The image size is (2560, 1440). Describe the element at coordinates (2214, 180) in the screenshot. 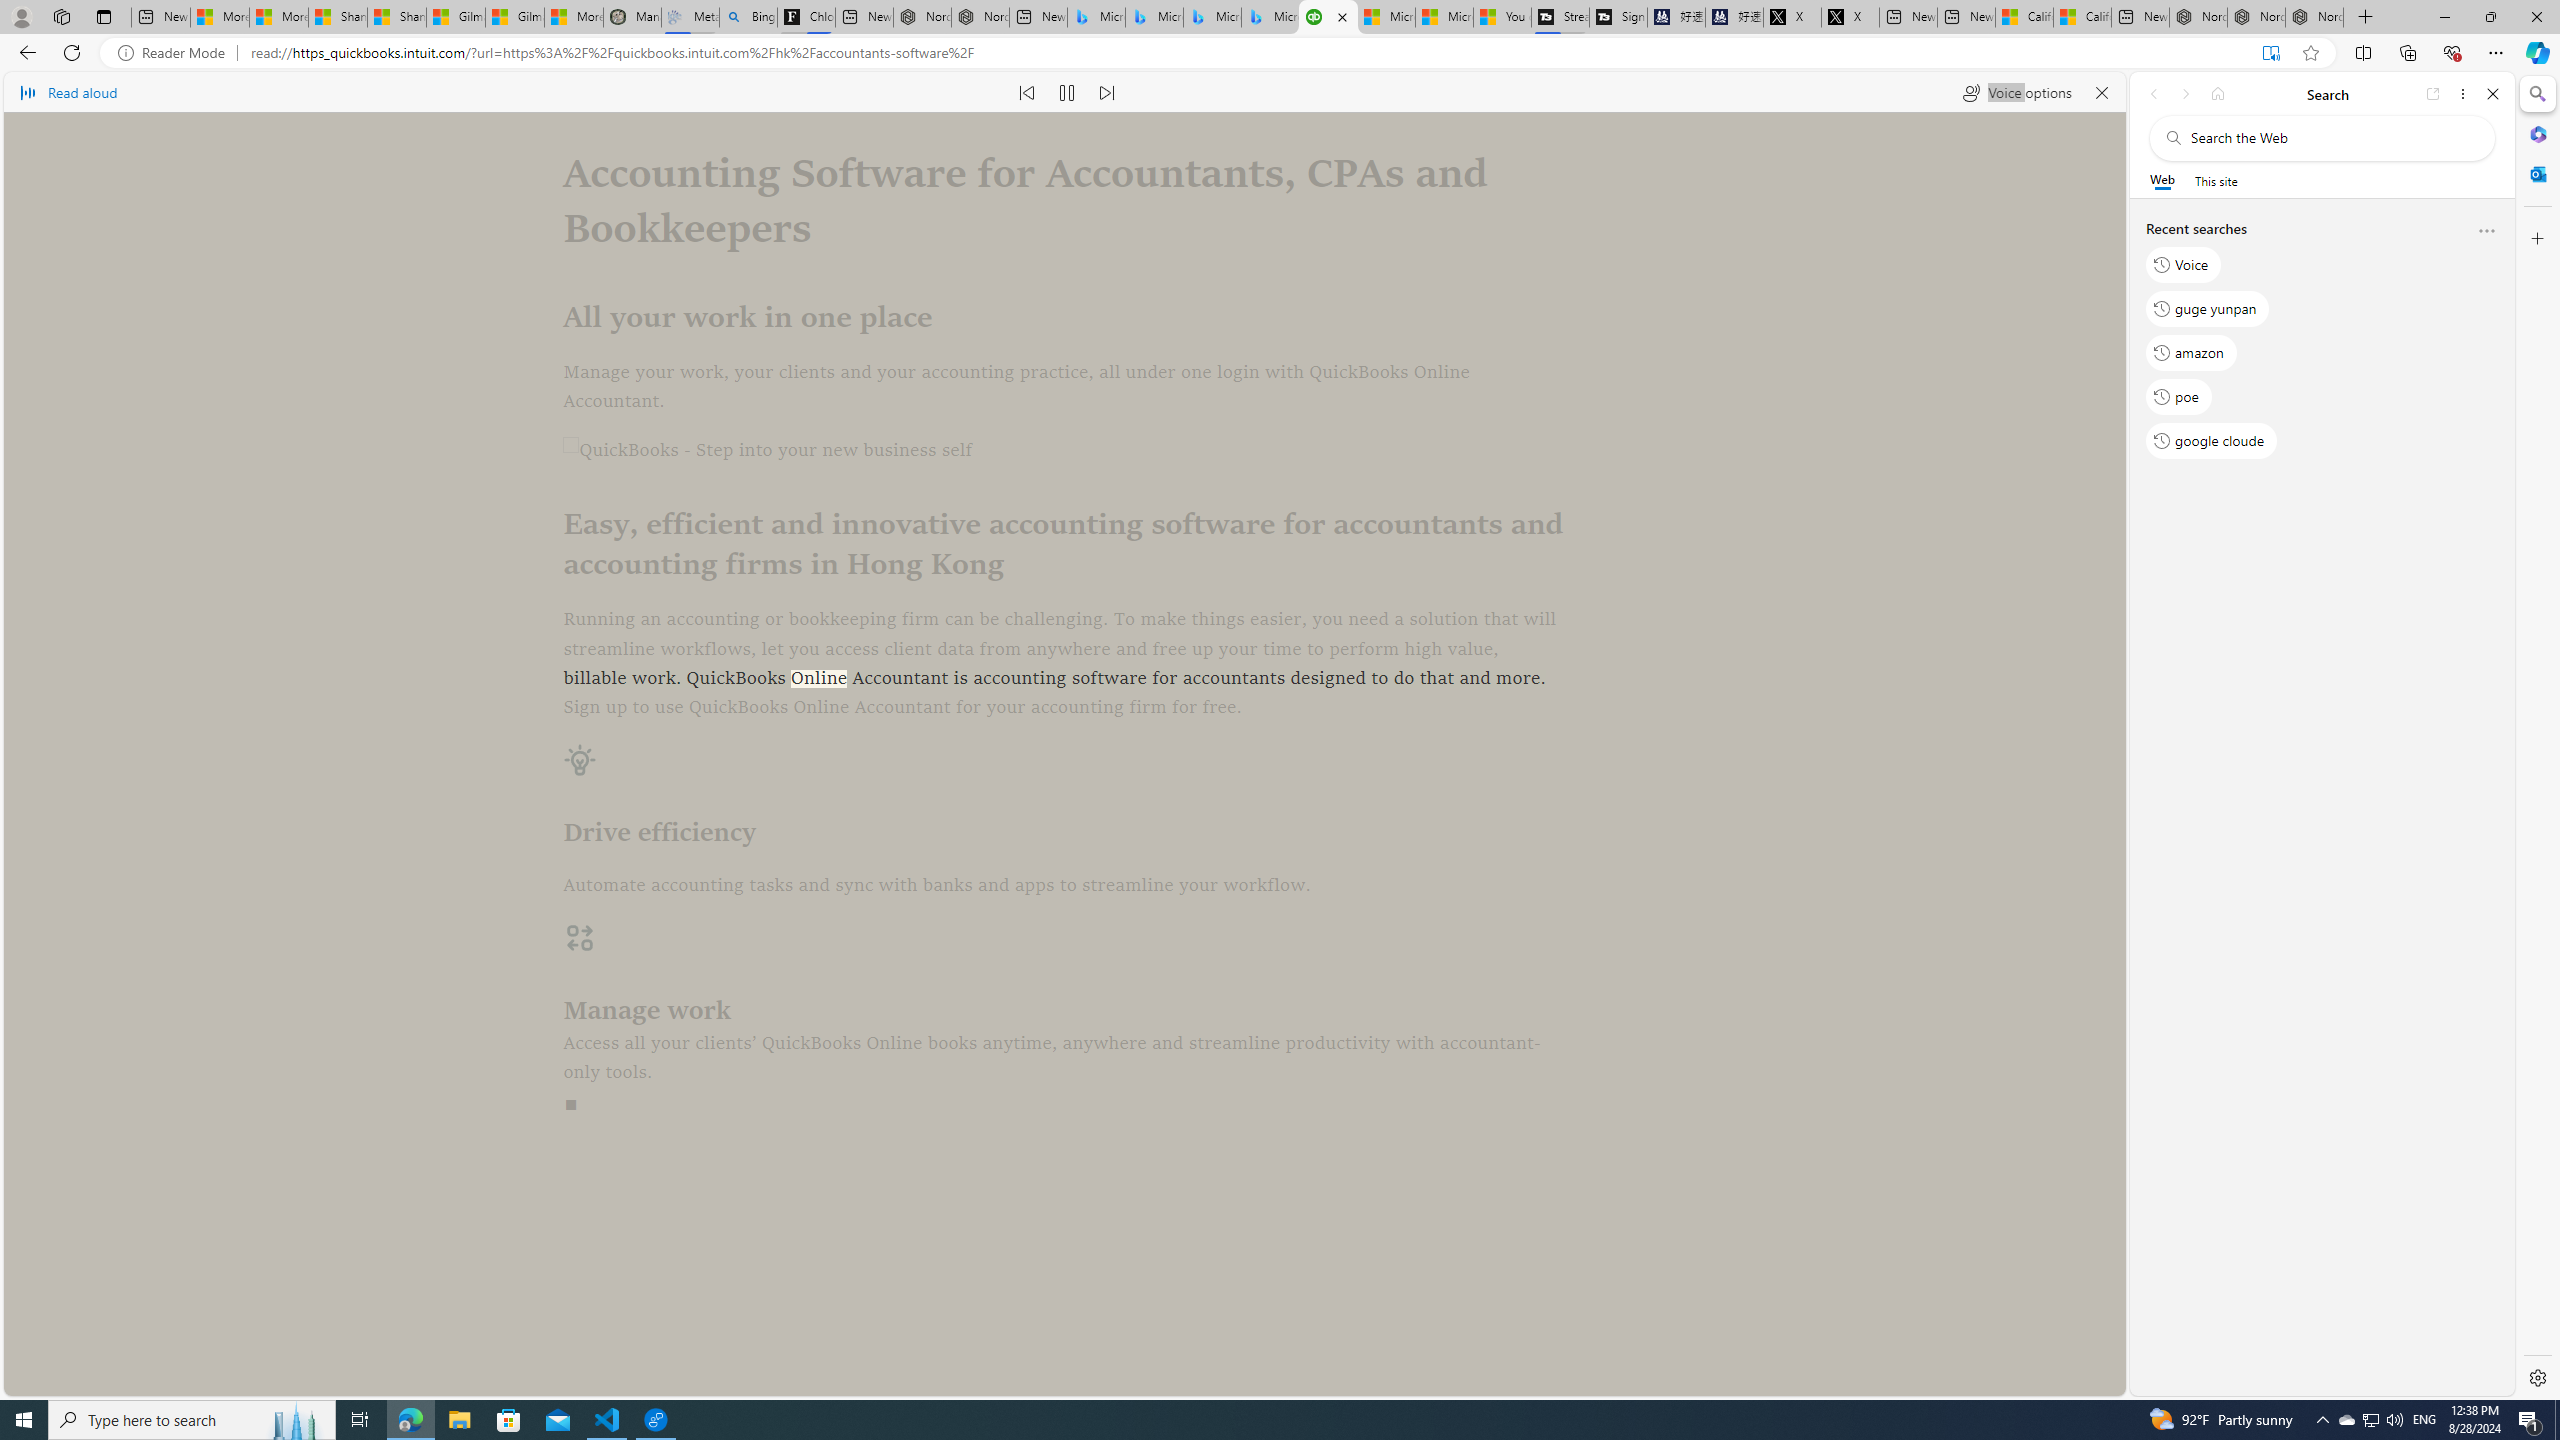

I see `'This site scope'` at that location.